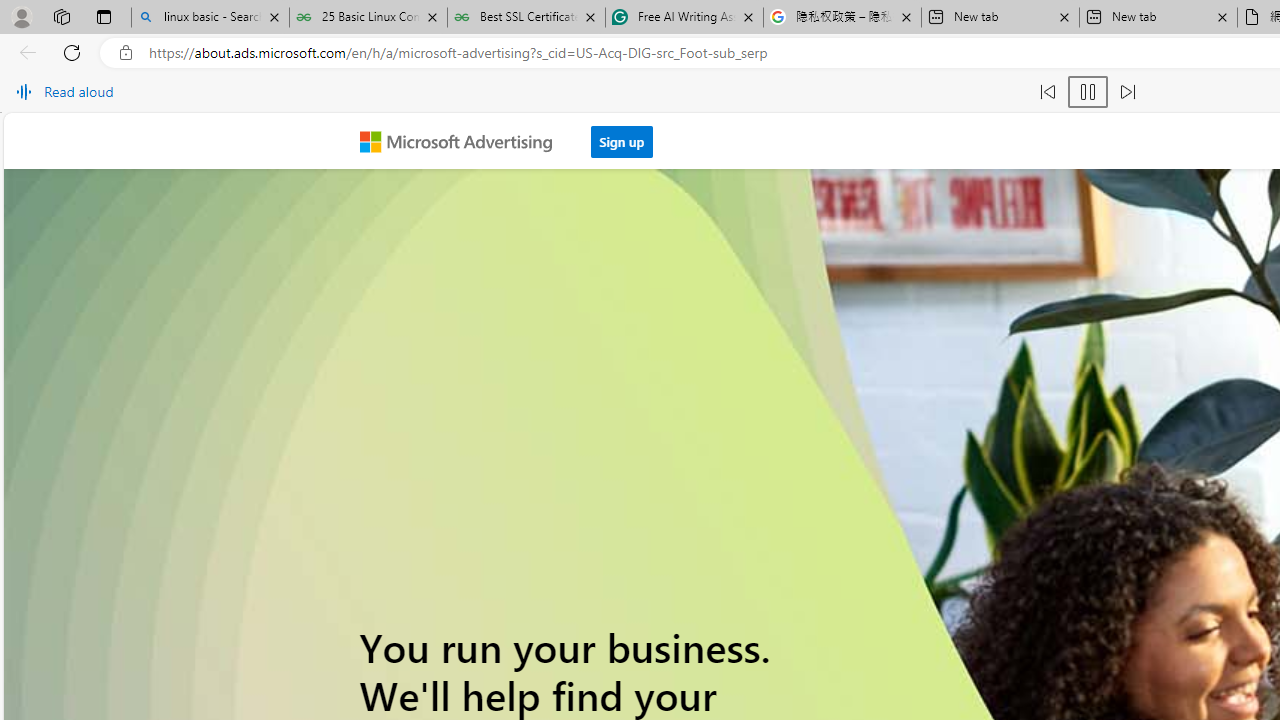  Describe the element at coordinates (210, 17) in the screenshot. I see `'linux basic - Search'` at that location.